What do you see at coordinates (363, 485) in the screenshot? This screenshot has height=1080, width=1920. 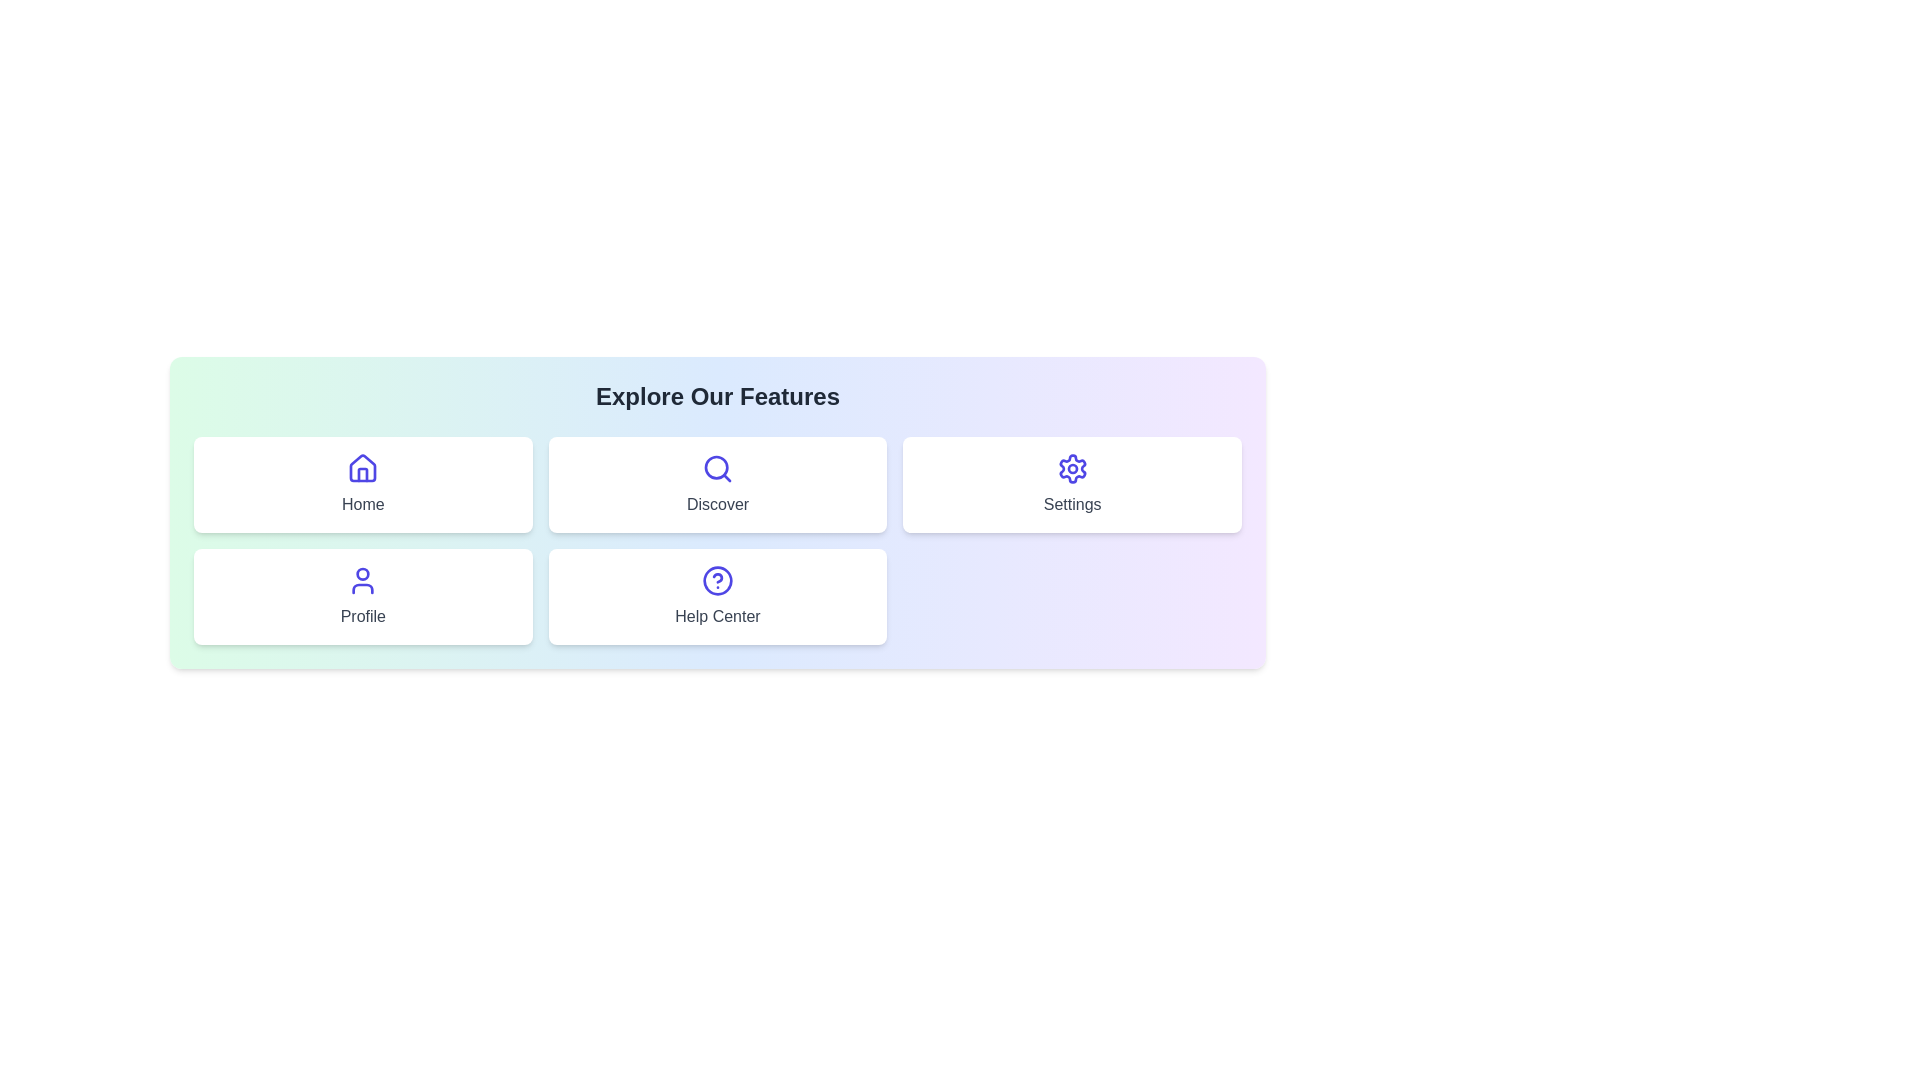 I see `the 'Home' button which is a rectangular button with a white background, a blue house icon, and the text 'Home' below it, located` at bounding box center [363, 485].